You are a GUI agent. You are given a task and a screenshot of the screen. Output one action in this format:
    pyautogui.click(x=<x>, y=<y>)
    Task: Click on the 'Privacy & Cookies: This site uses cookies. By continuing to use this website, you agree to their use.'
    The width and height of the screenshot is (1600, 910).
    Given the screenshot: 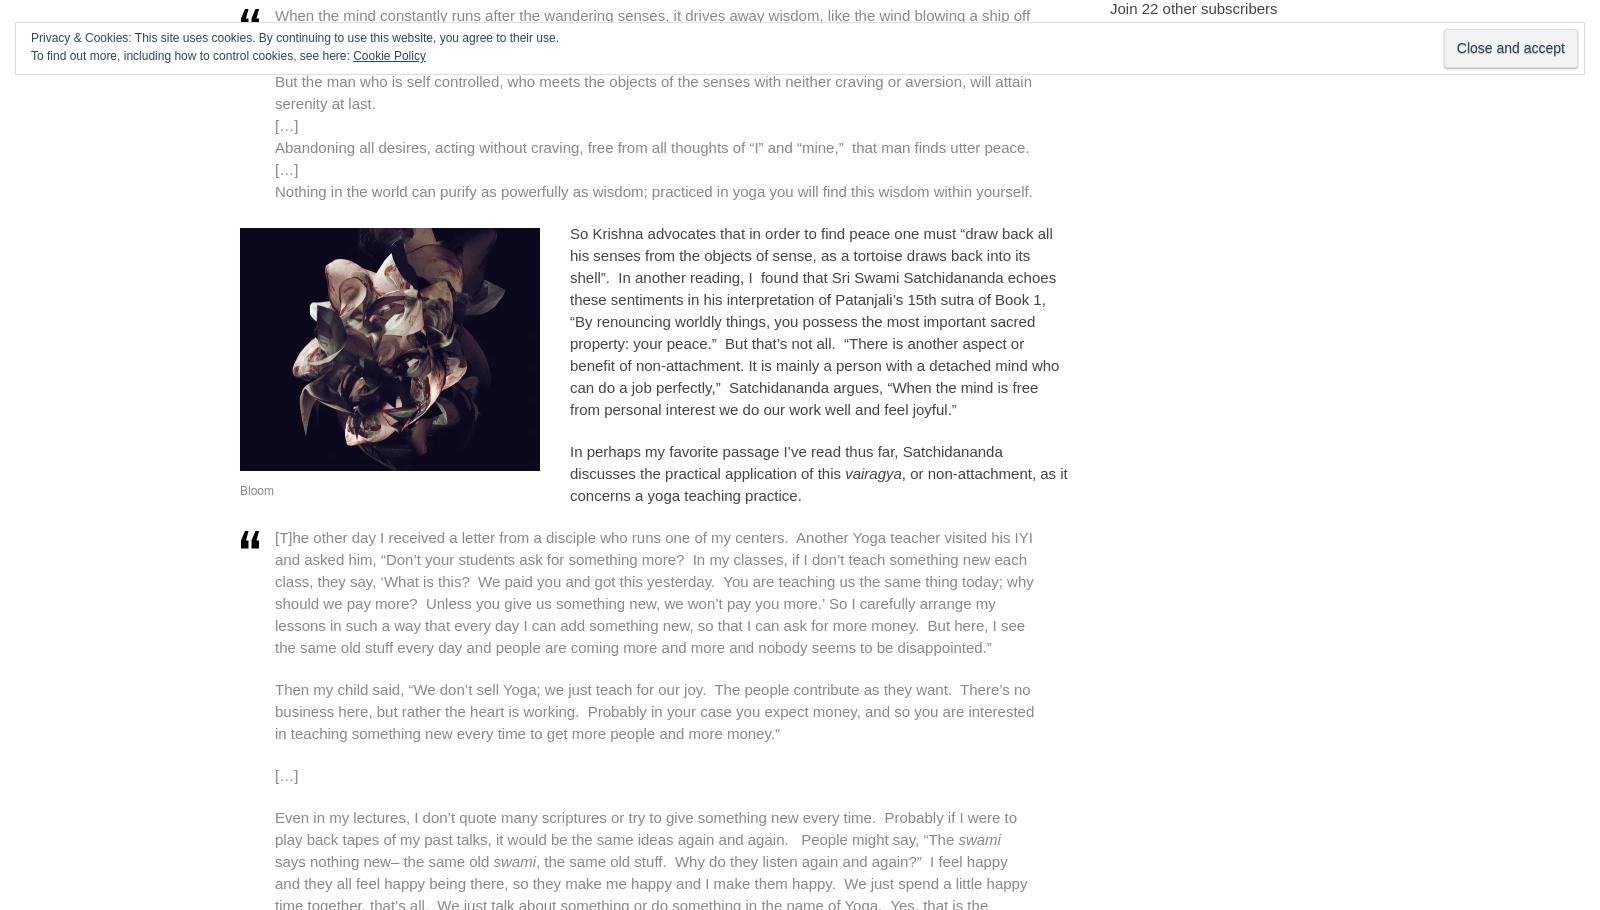 What is the action you would take?
    pyautogui.click(x=295, y=38)
    